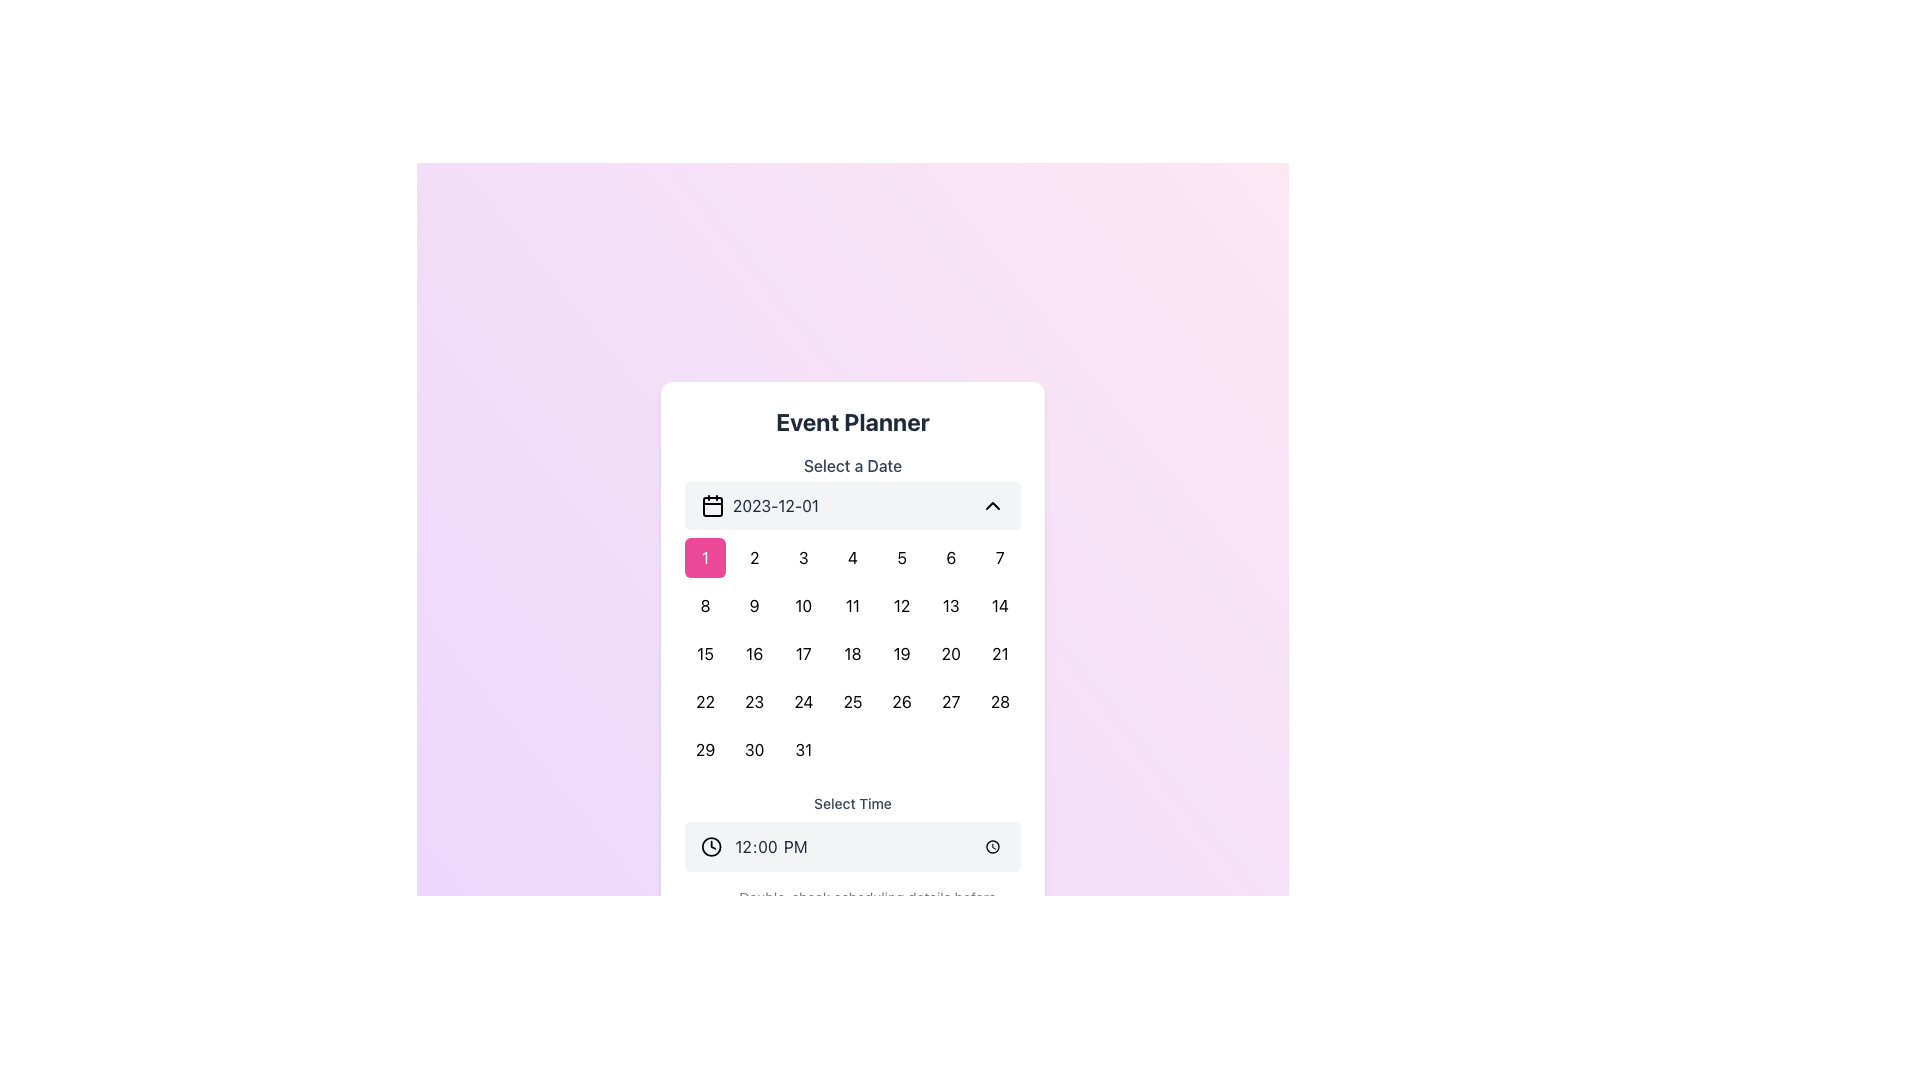 The image size is (1920, 1080). I want to click on the button labeled '24' in the calendar grid, so click(803, 701).